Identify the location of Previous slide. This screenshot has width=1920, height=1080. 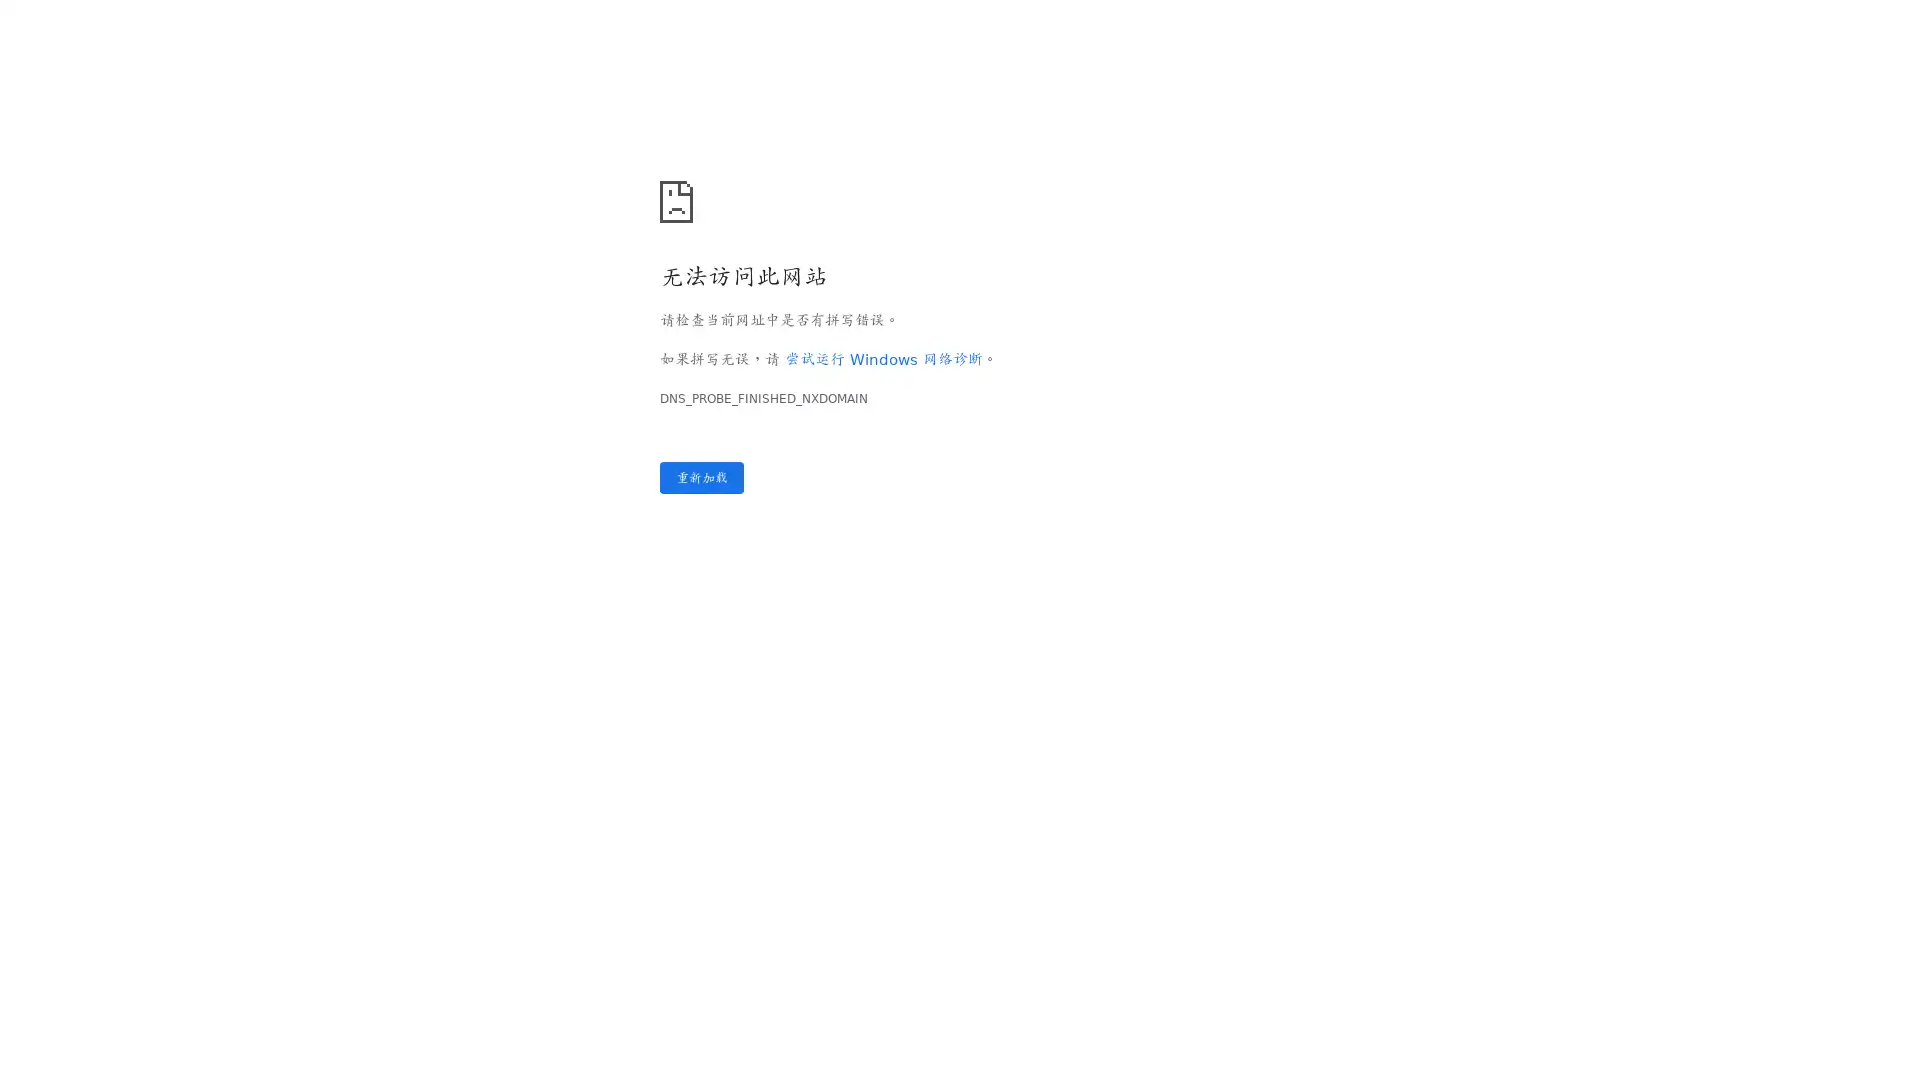
(36, 569).